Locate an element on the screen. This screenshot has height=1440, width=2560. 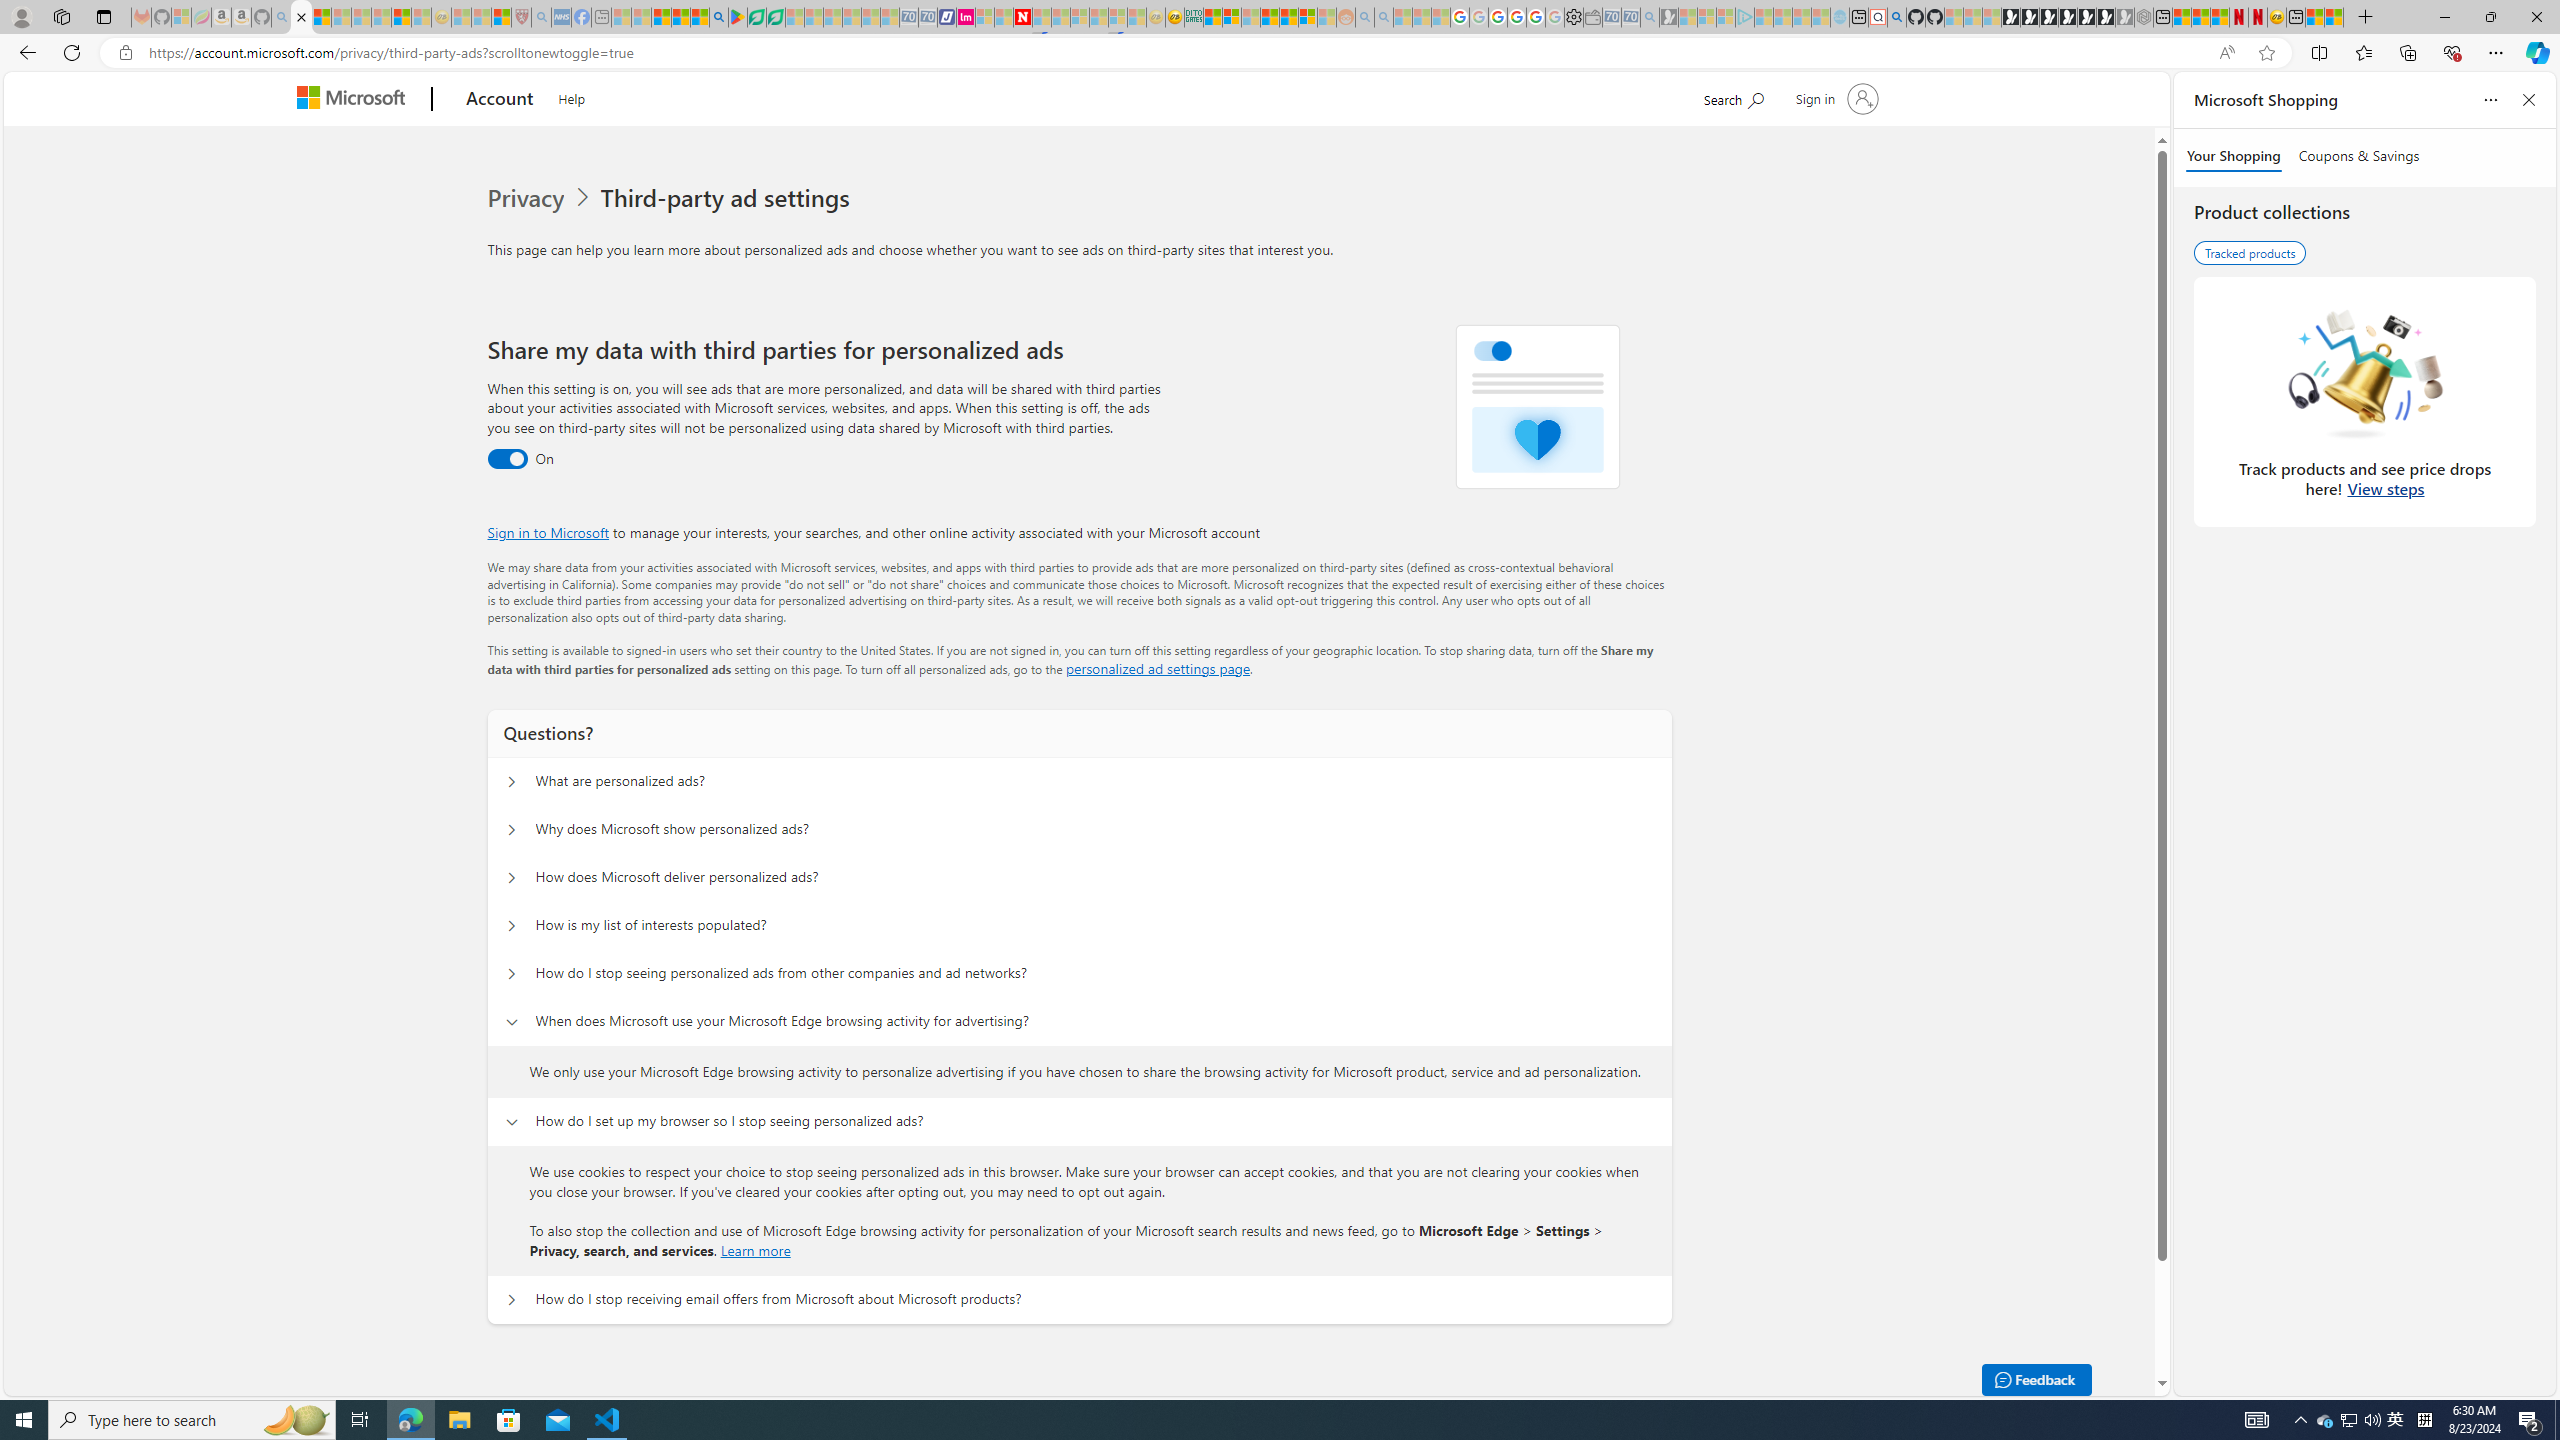
'Recipes - MSN - Sleeping' is located at coordinates (461, 16).